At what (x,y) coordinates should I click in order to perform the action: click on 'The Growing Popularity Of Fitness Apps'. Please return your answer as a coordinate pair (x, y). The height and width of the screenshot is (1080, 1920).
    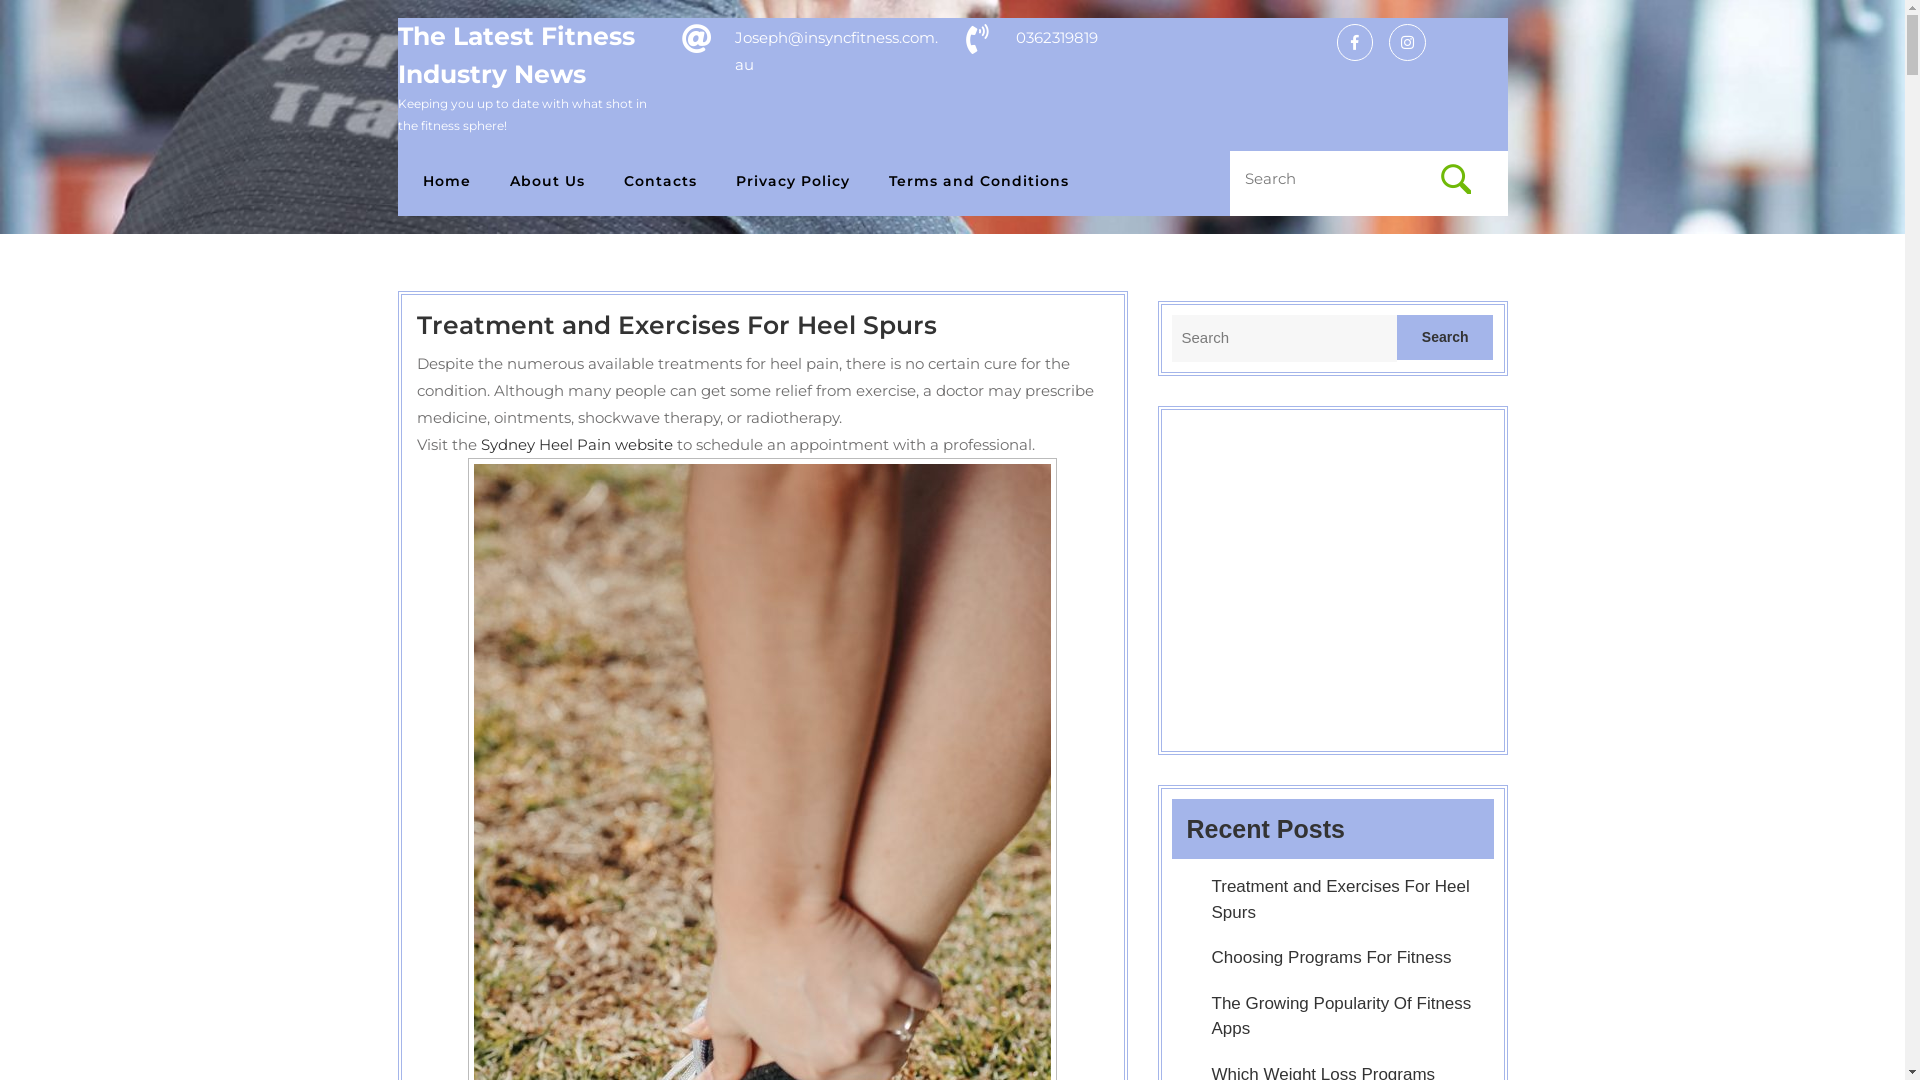
    Looking at the image, I should click on (1342, 1016).